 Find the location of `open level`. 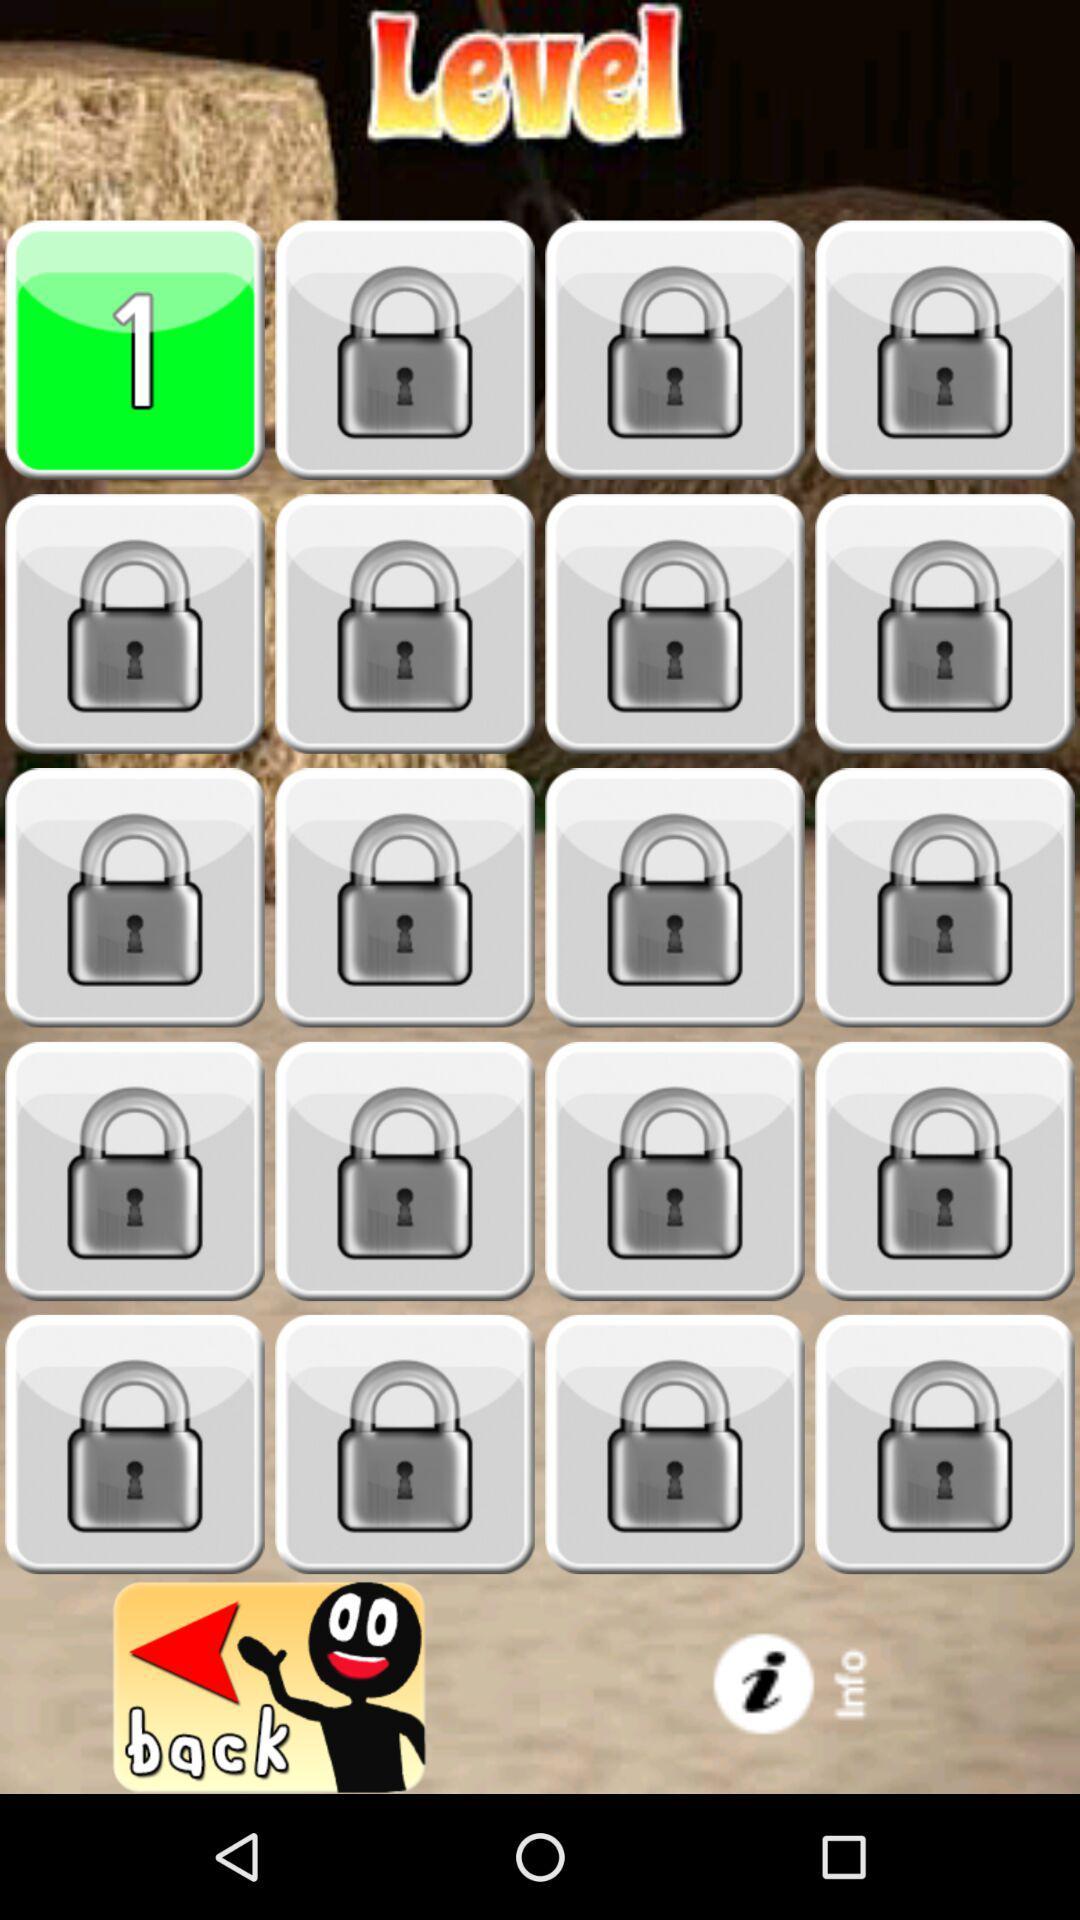

open level is located at coordinates (945, 1444).